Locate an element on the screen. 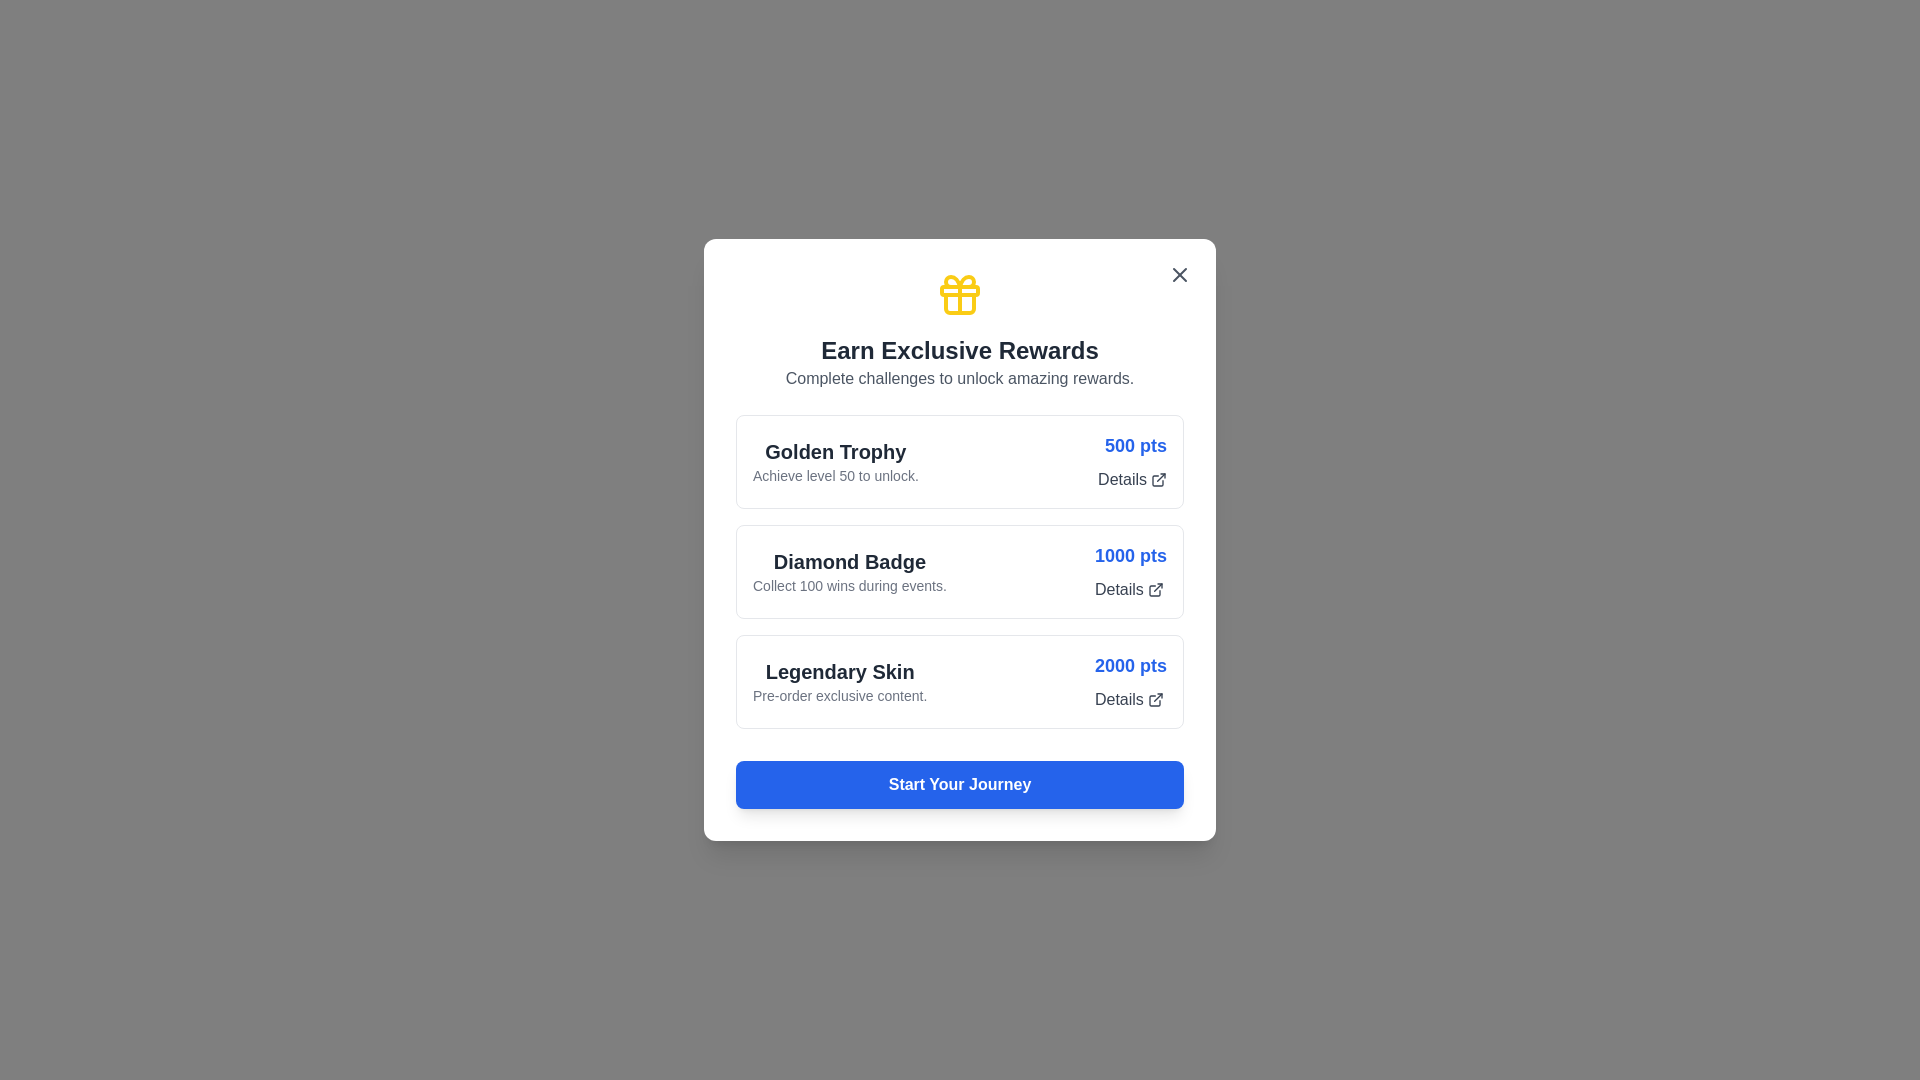 This screenshot has height=1080, width=1920. the Label displaying the title 'Diamond Badge' and subtitle 'Collect 100 wins during events.', which is the second item in a vertically stacked list of bordered and rounded rectangles is located at coordinates (849, 571).